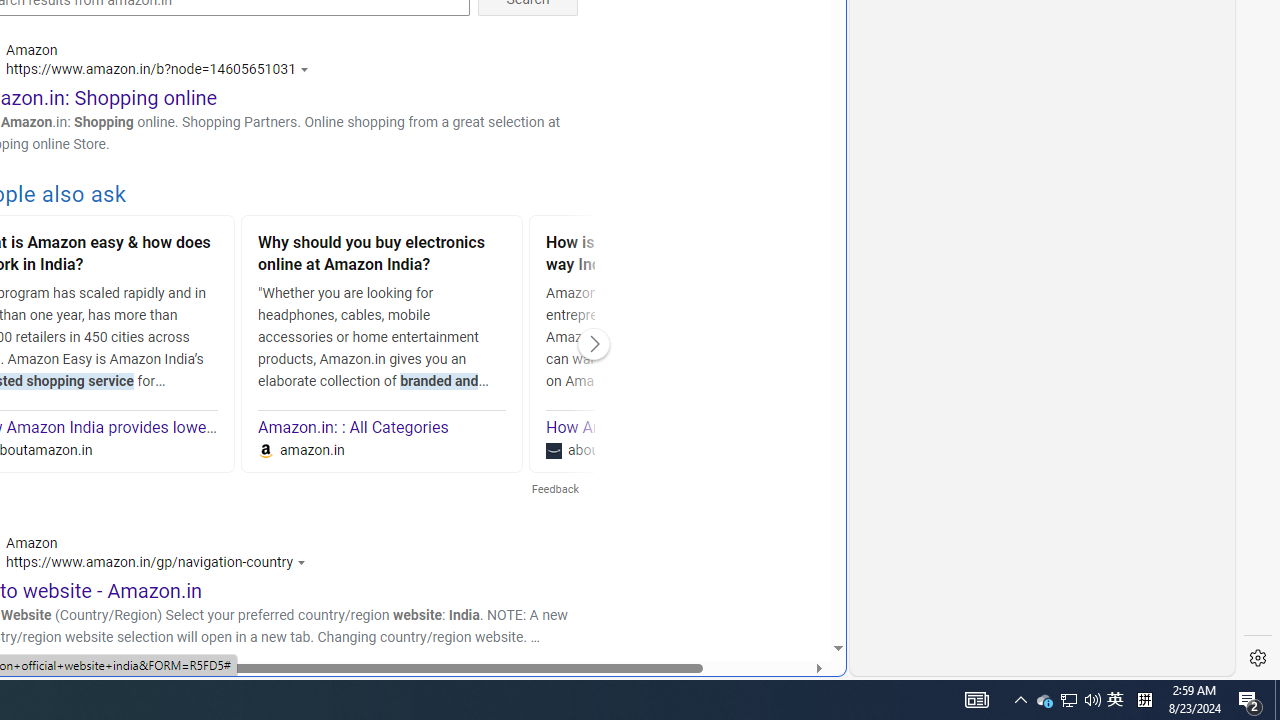 The height and width of the screenshot is (720, 1280). I want to click on 'How is Amazon easy changing the way India buys?', so click(670, 255).